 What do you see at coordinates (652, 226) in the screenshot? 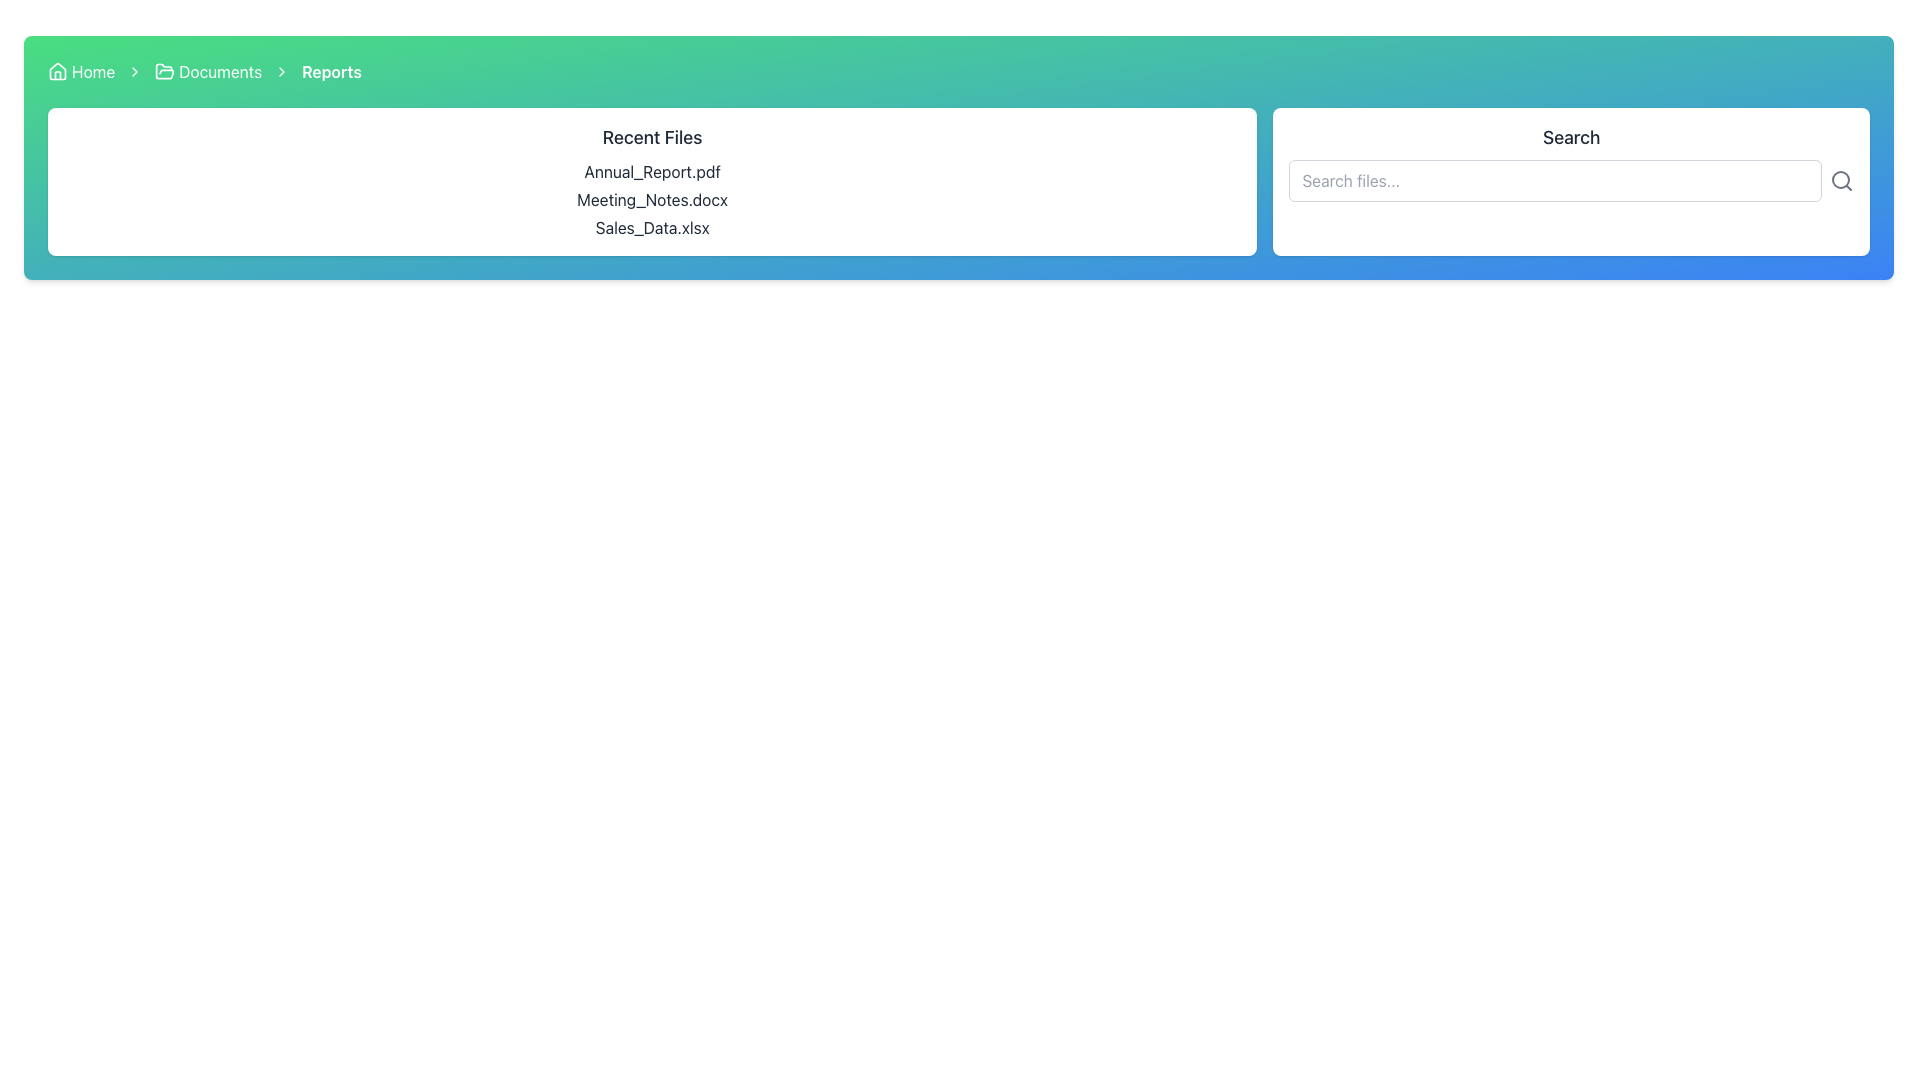
I see `the text label displaying 'Sales_Data.xlsx' which is the third item in the vertical list under 'Recent Files'` at bounding box center [652, 226].